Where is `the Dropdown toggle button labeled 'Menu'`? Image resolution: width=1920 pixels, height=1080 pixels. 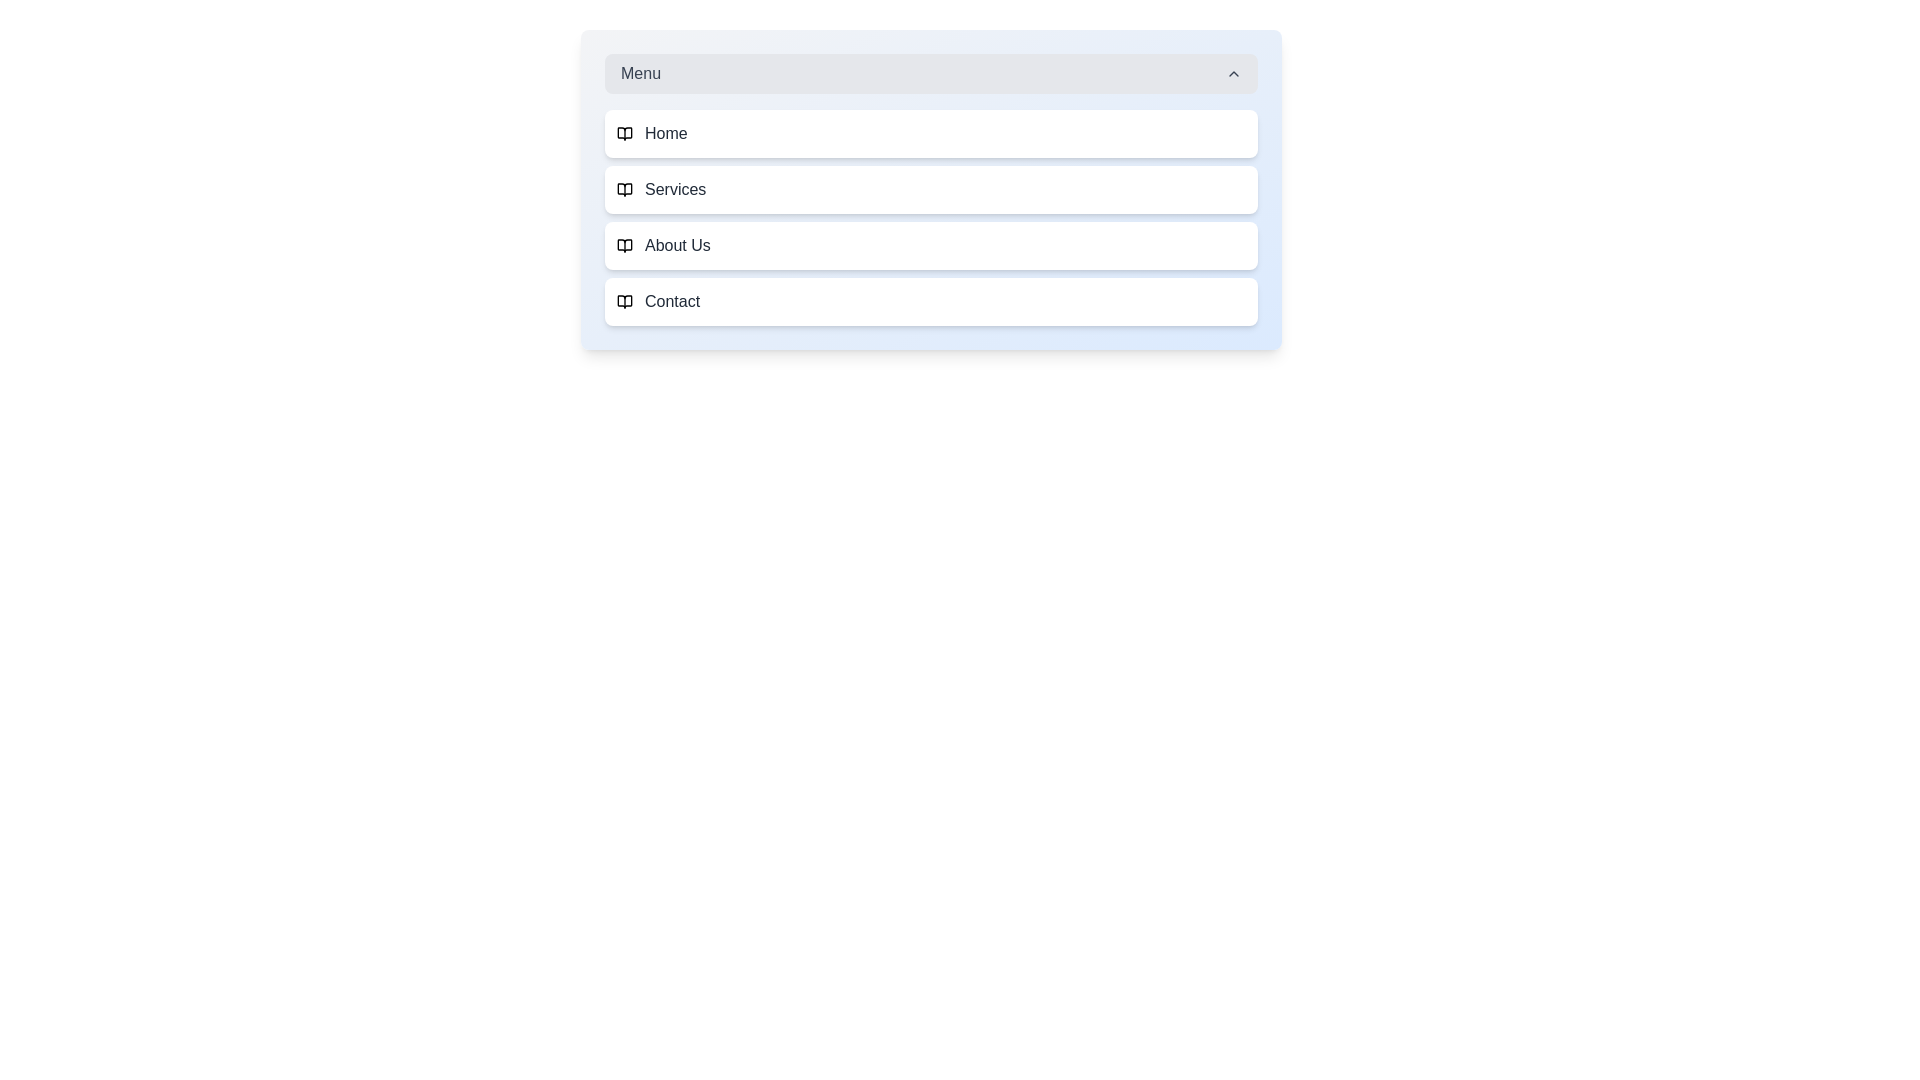 the Dropdown toggle button labeled 'Menu' is located at coordinates (930, 72).